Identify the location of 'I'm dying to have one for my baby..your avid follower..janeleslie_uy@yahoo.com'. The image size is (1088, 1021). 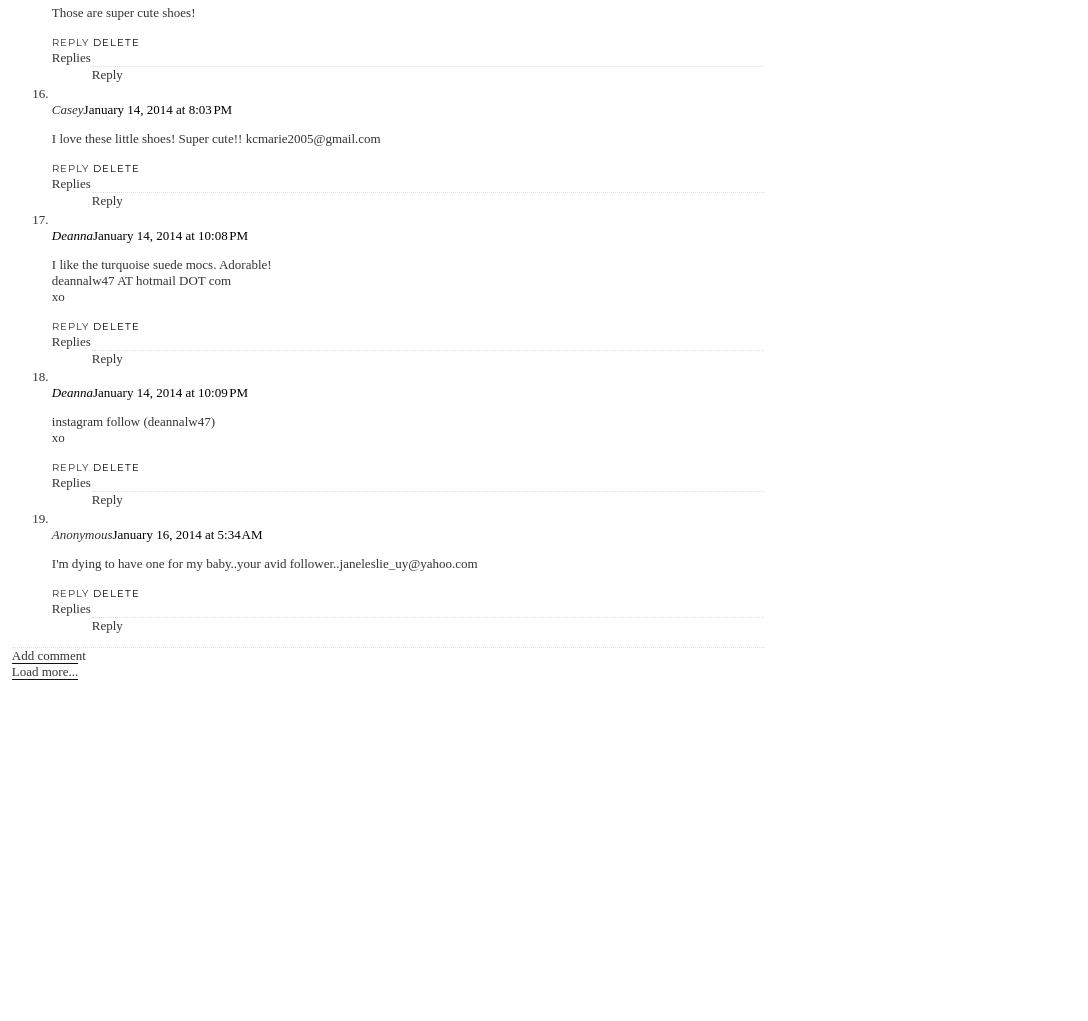
(51, 561).